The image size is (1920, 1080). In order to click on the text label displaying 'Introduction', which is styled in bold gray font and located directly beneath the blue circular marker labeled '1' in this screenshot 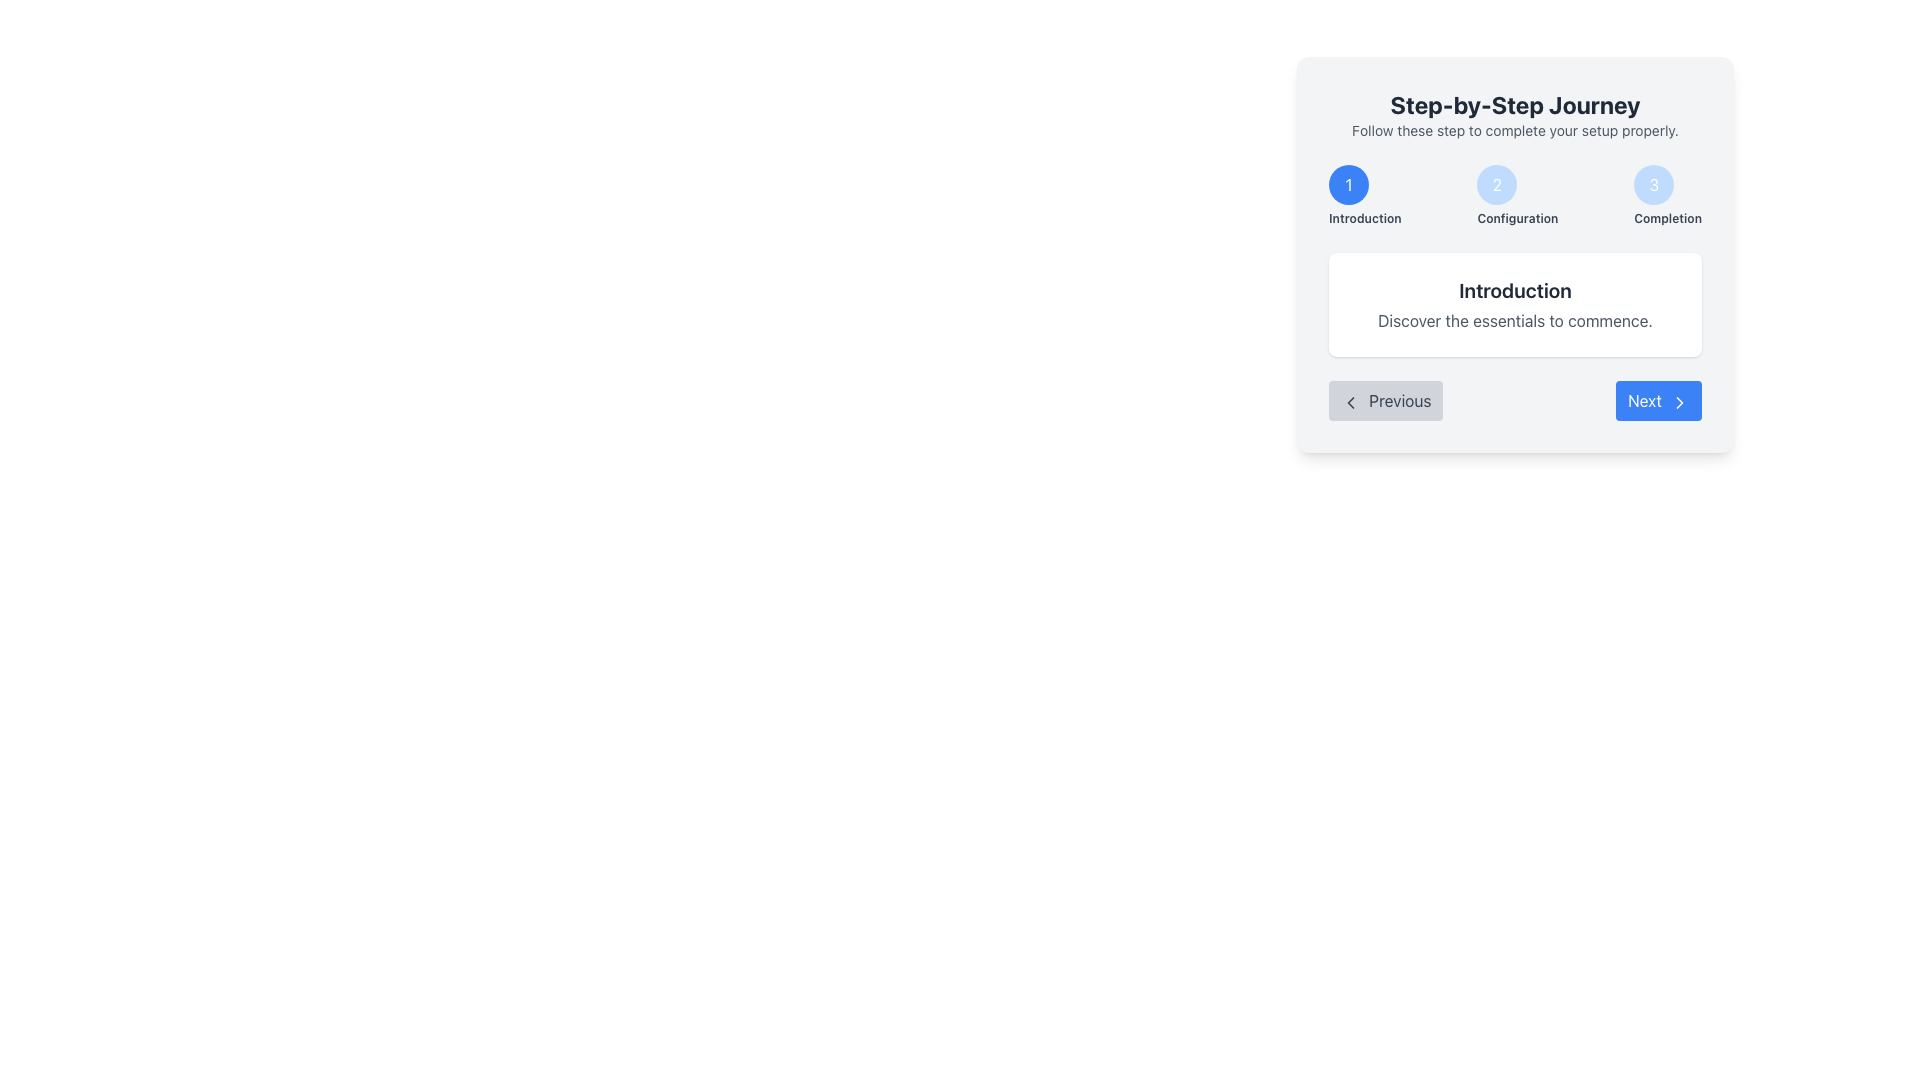, I will do `click(1364, 218)`.